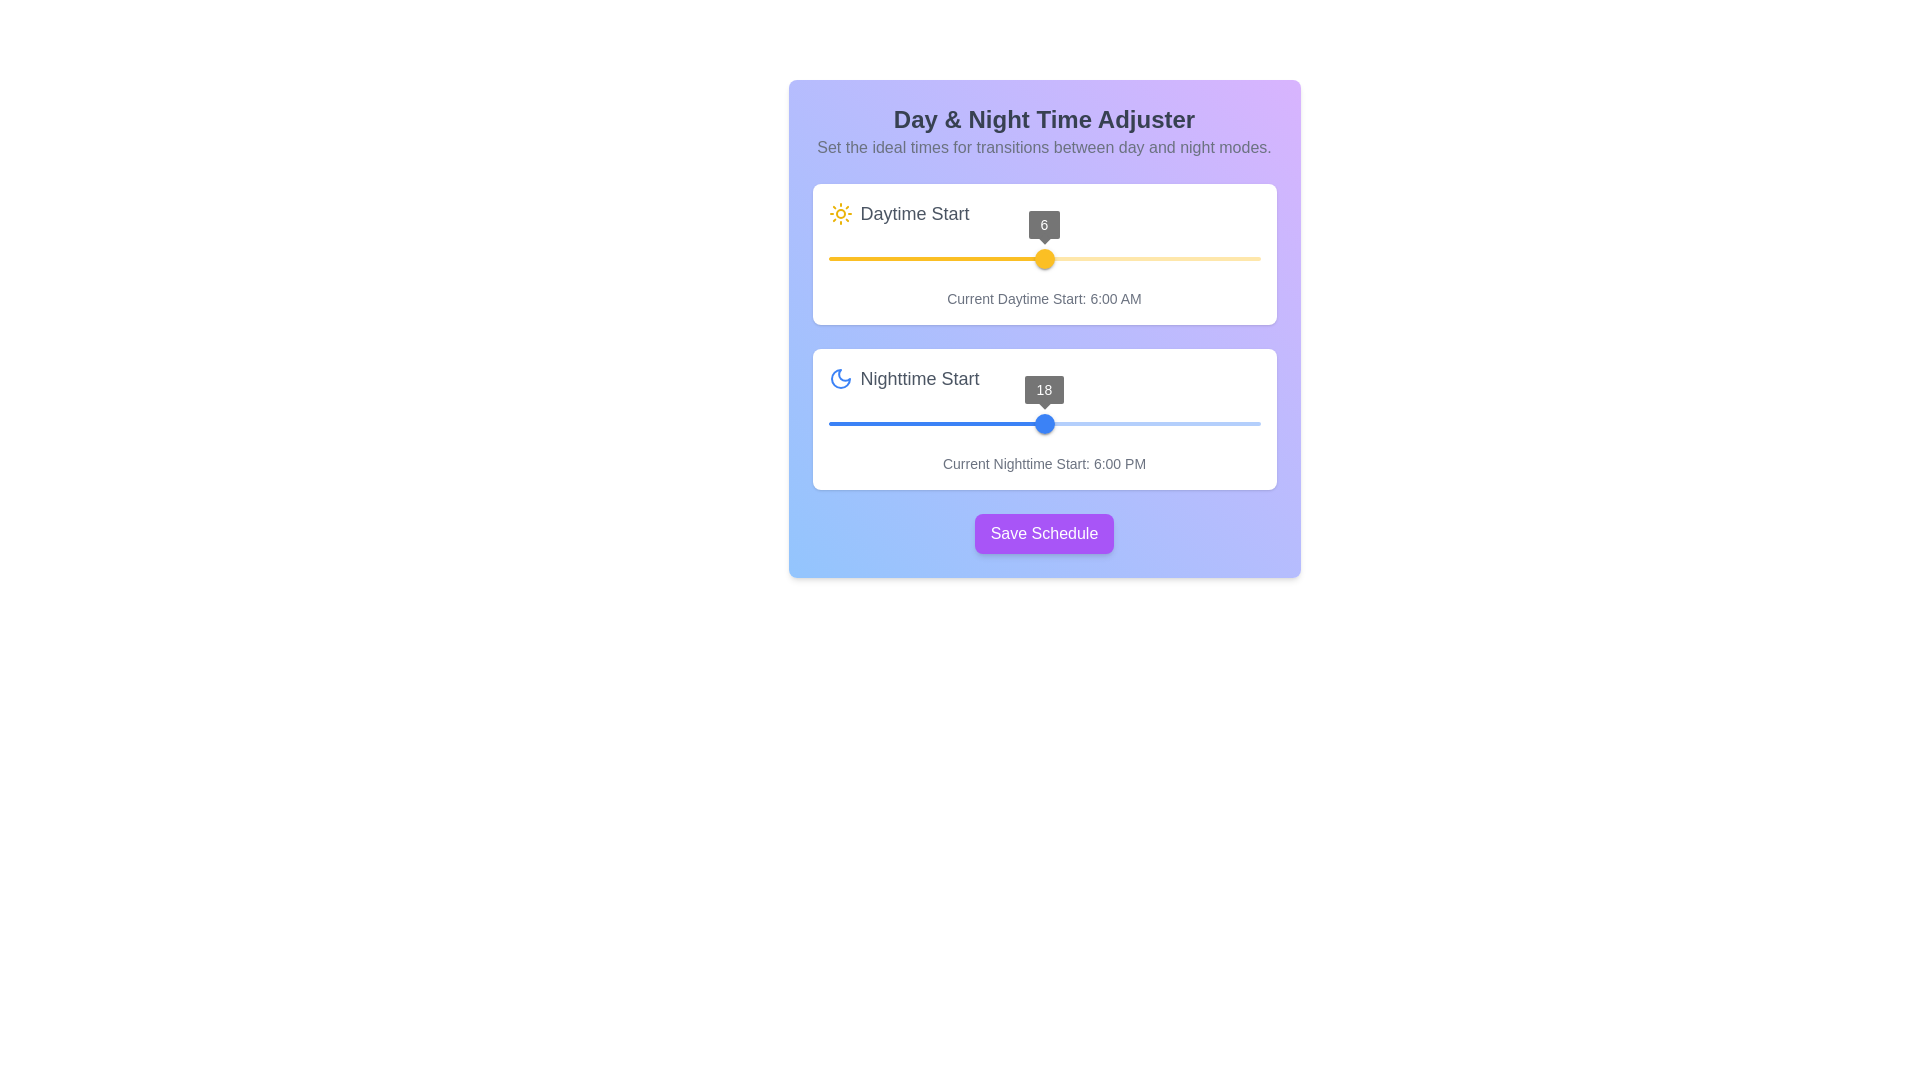  I want to click on nighttime start hour, so click(846, 423).